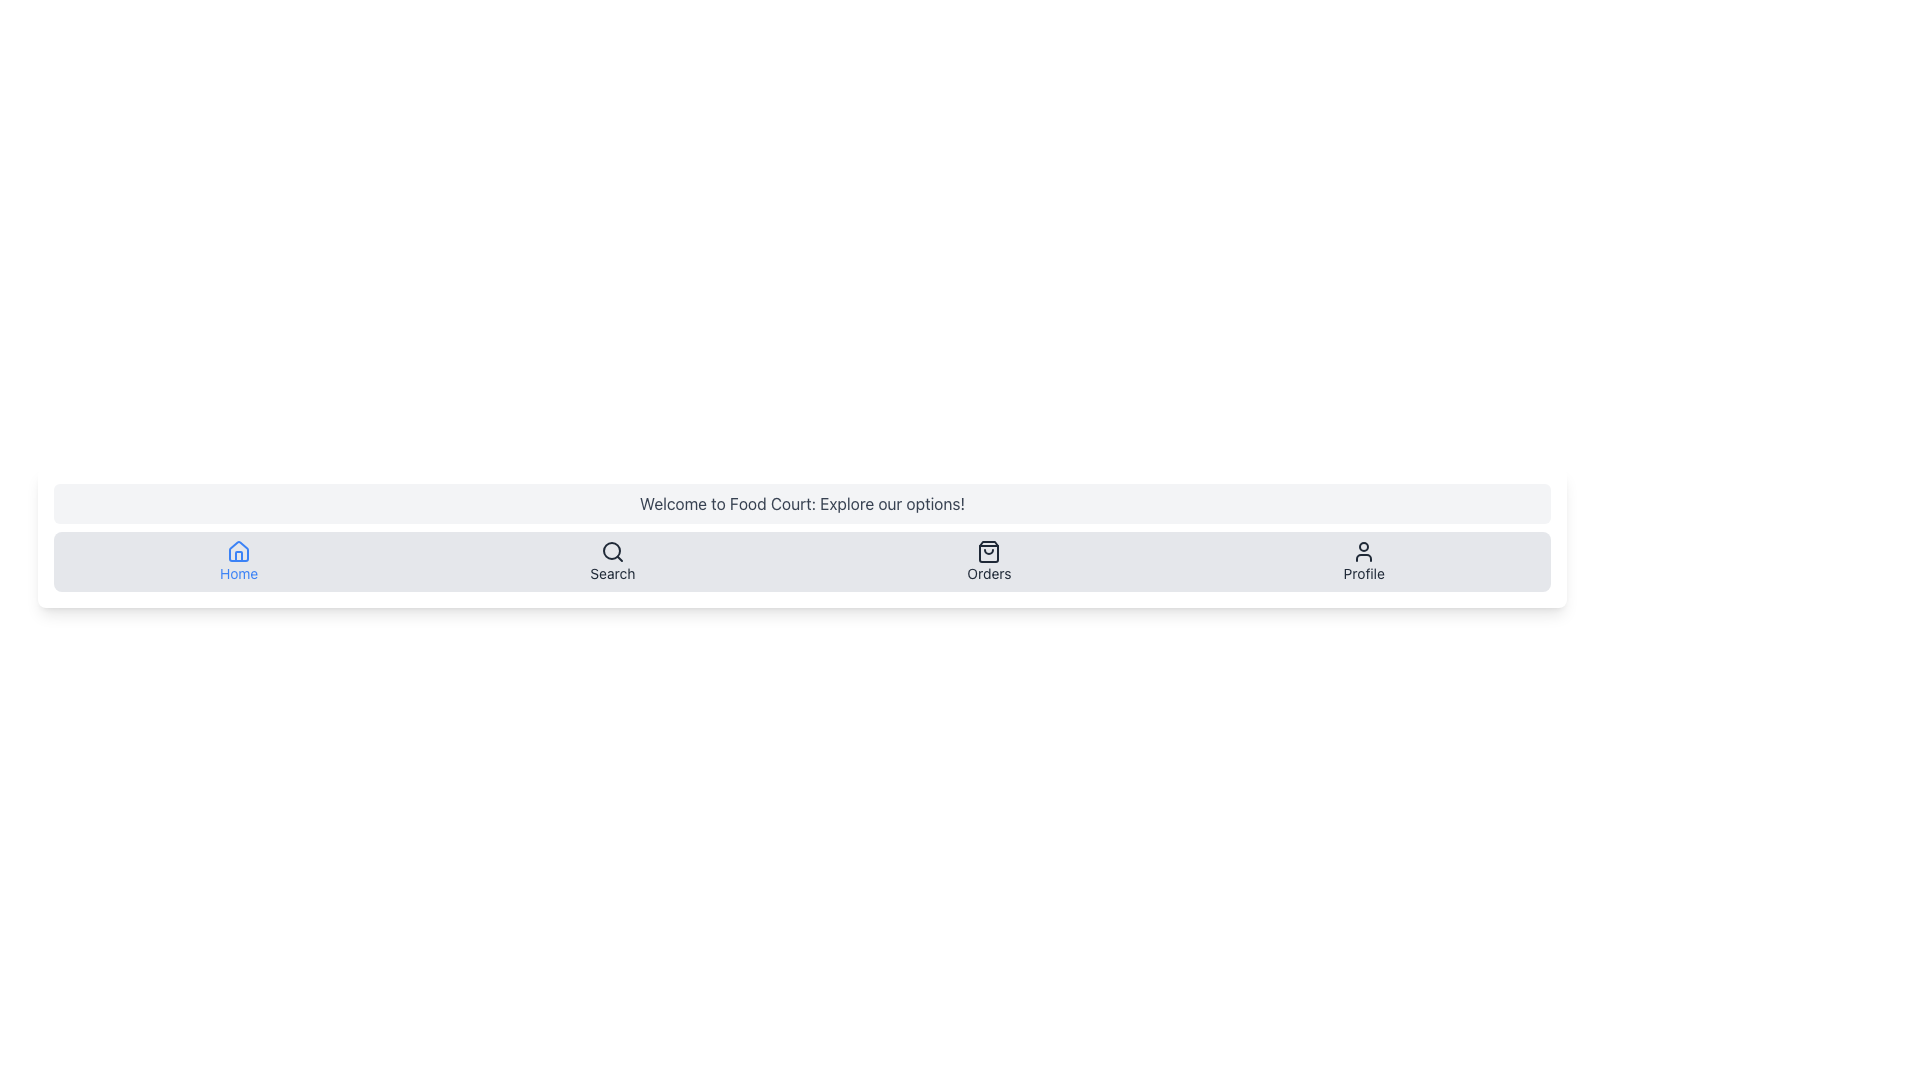  I want to click on the 'Orders' icon located in the bottom navigation bar, which visually represents the 'Orders' section and is the third item from the left, so click(989, 551).